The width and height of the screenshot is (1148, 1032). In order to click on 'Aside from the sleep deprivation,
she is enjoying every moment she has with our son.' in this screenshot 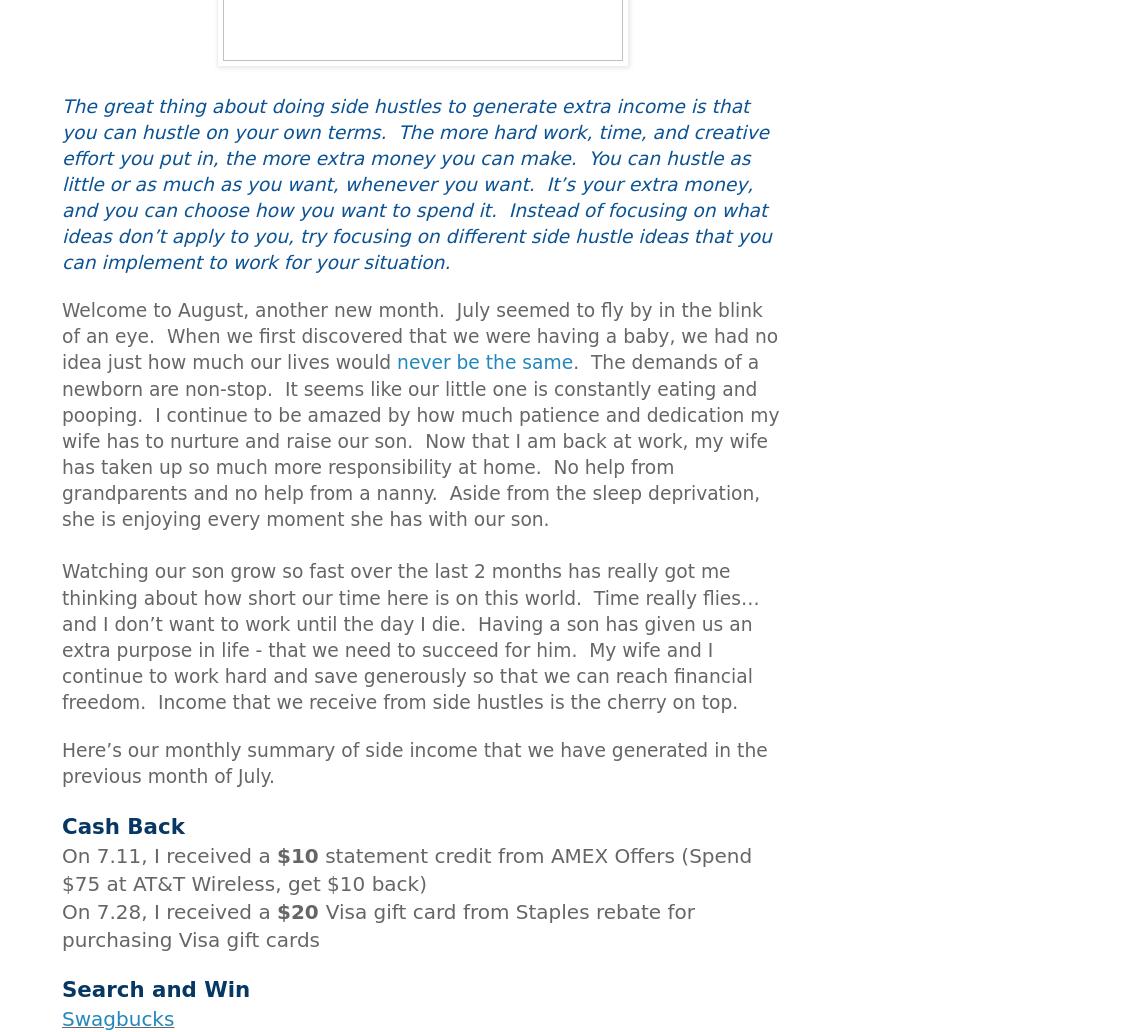, I will do `click(410, 505)`.